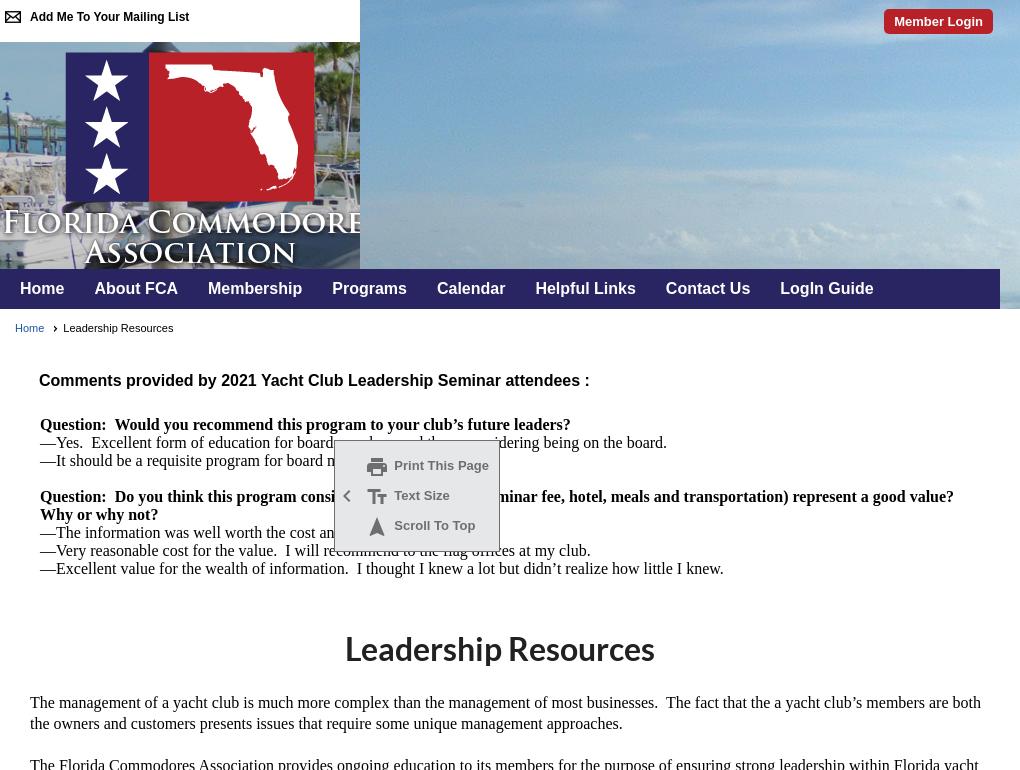 The width and height of the screenshot is (1020, 770). What do you see at coordinates (937, 21) in the screenshot?
I see `'Member Login'` at bounding box center [937, 21].